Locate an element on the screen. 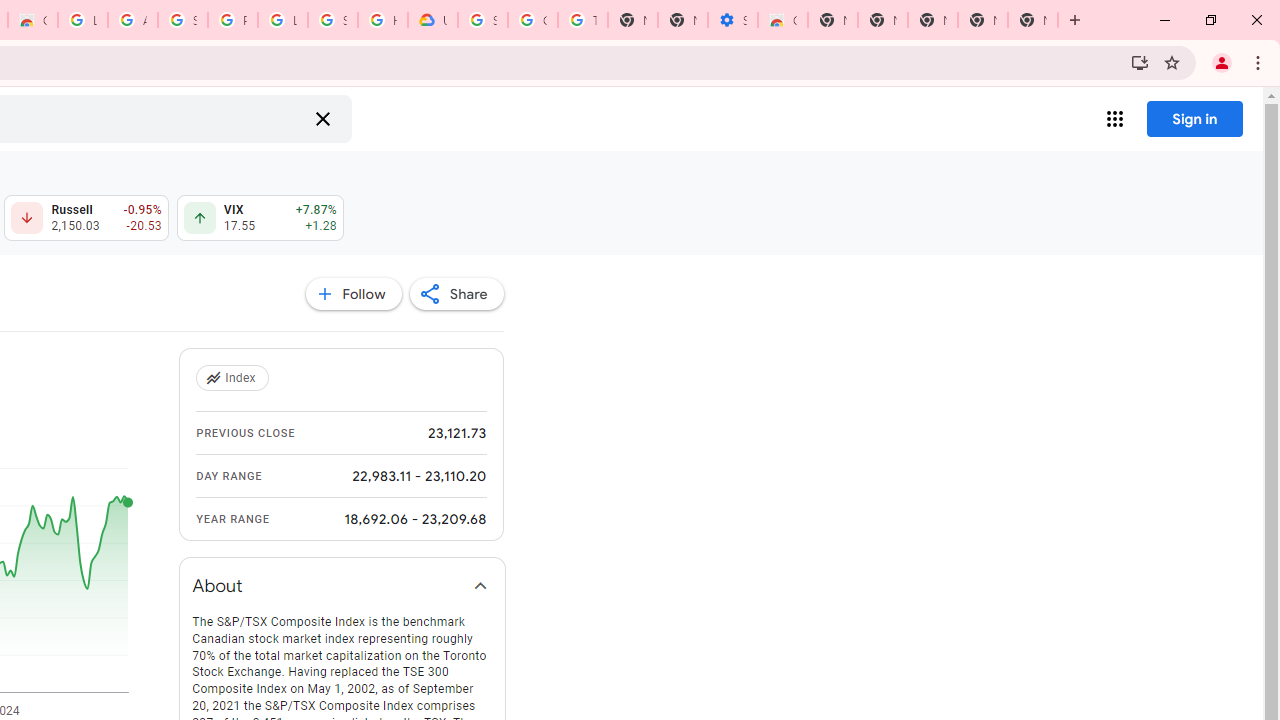 The height and width of the screenshot is (720, 1280). 'Follow' is located at coordinates (353, 294).